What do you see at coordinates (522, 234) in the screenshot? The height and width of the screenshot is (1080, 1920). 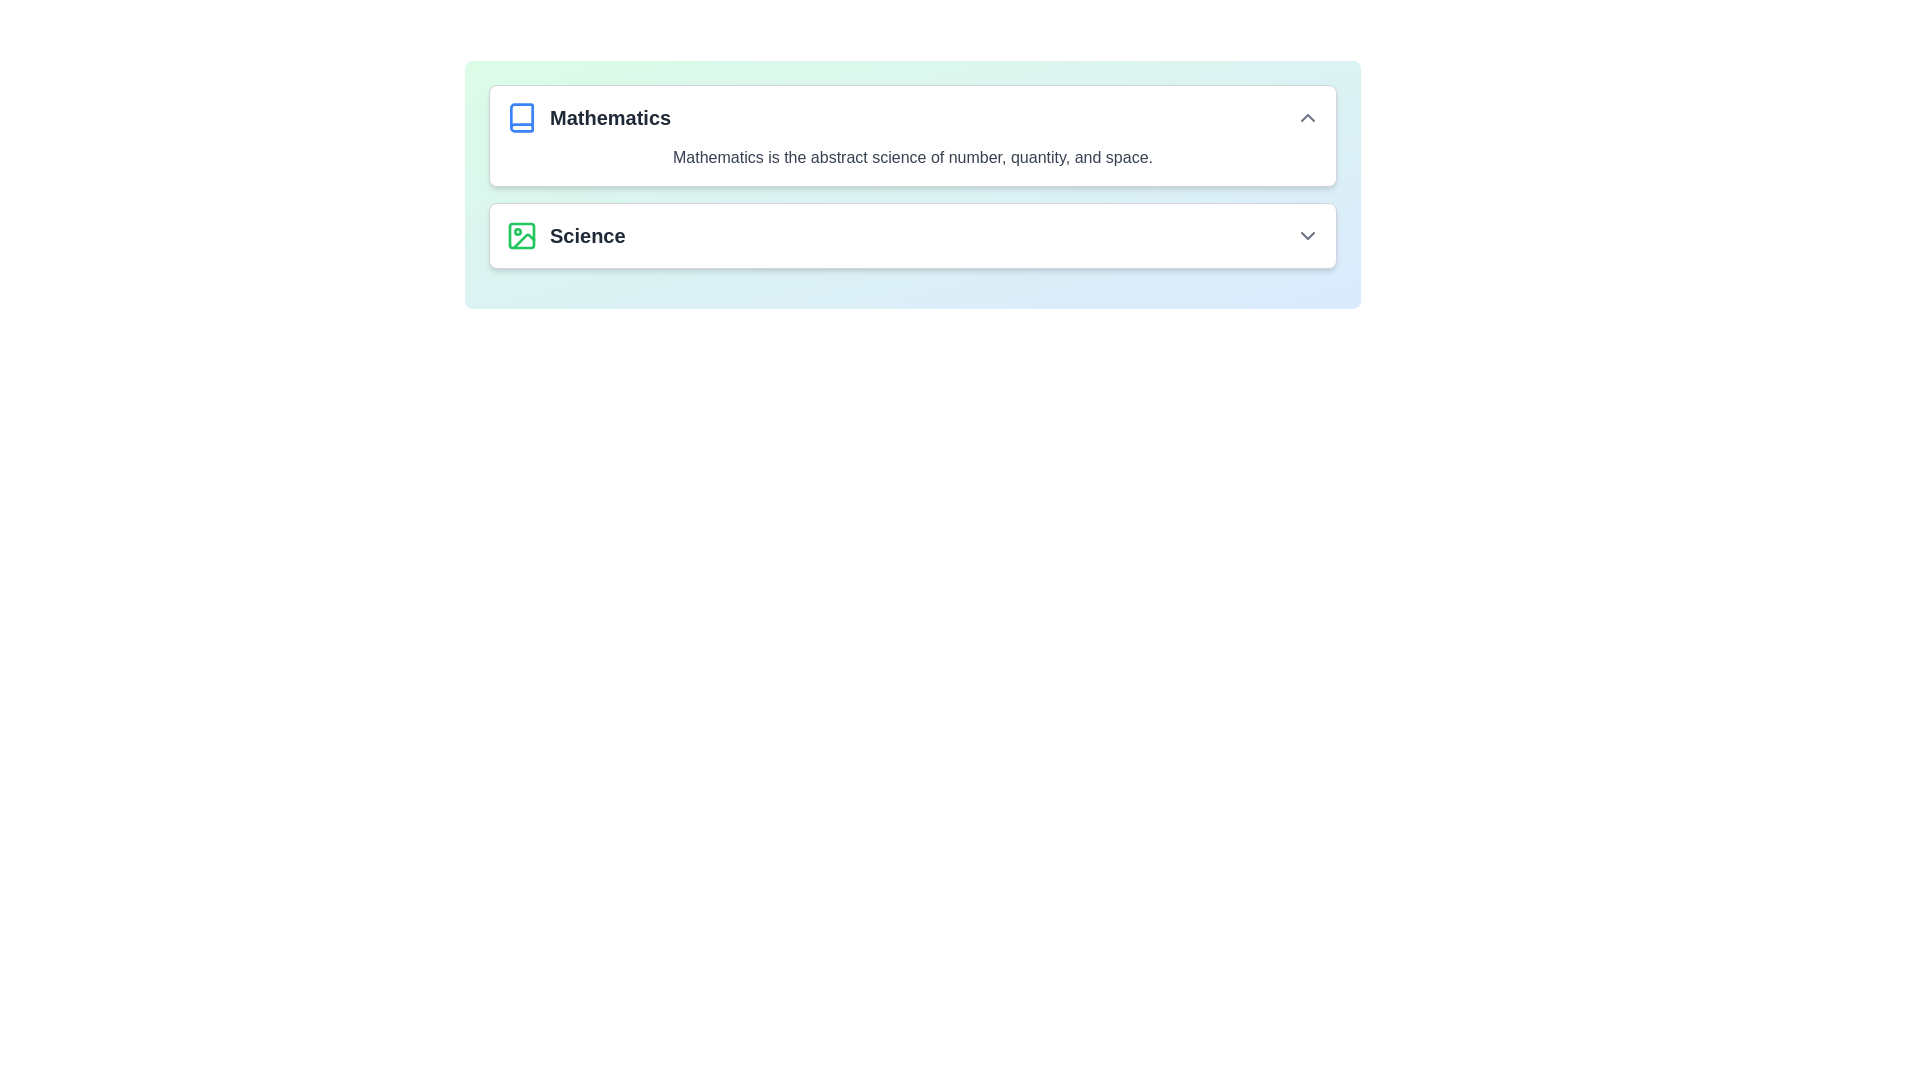 I see `the decorative rectangle icon component located inside the green icon to the left of the 'Science' section` at bounding box center [522, 234].